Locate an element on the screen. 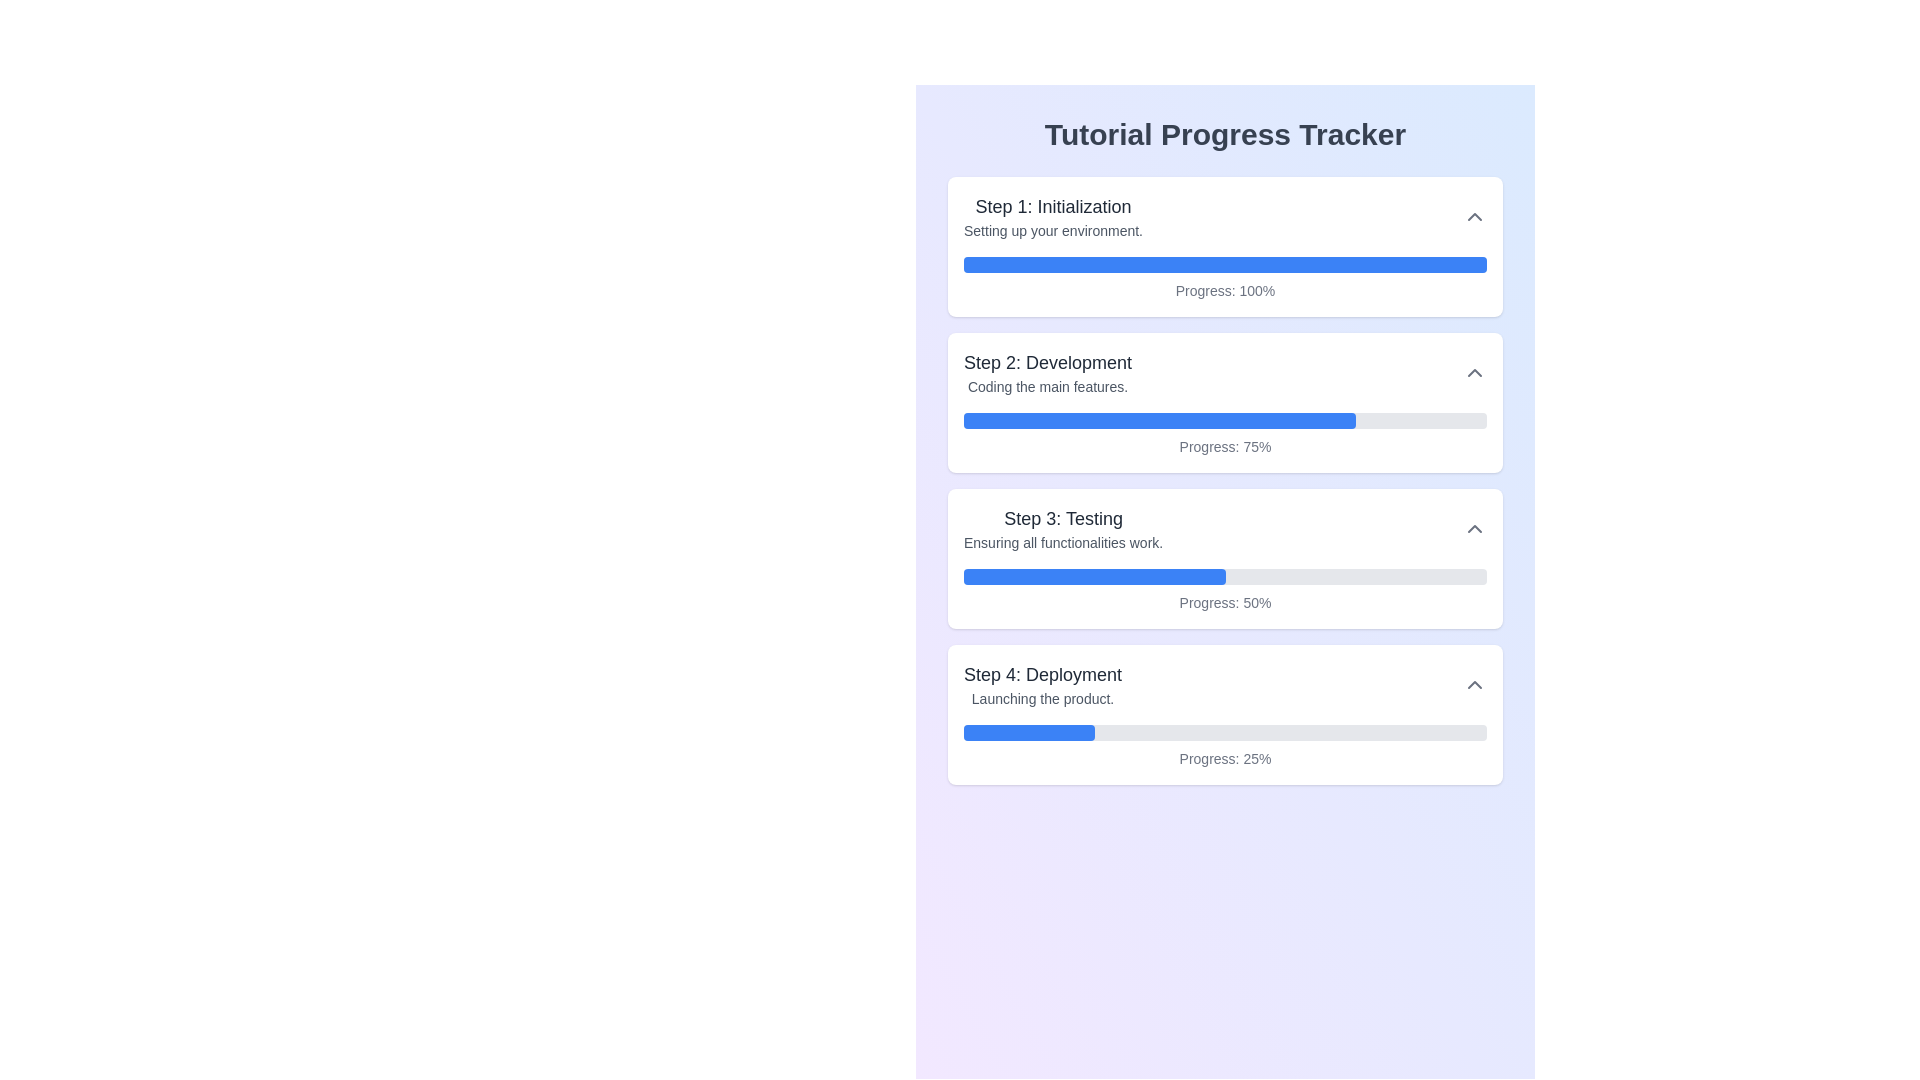  the blue progress bar segment indicating 'Progress: 75%' in the progress tracking interface is located at coordinates (1160, 419).